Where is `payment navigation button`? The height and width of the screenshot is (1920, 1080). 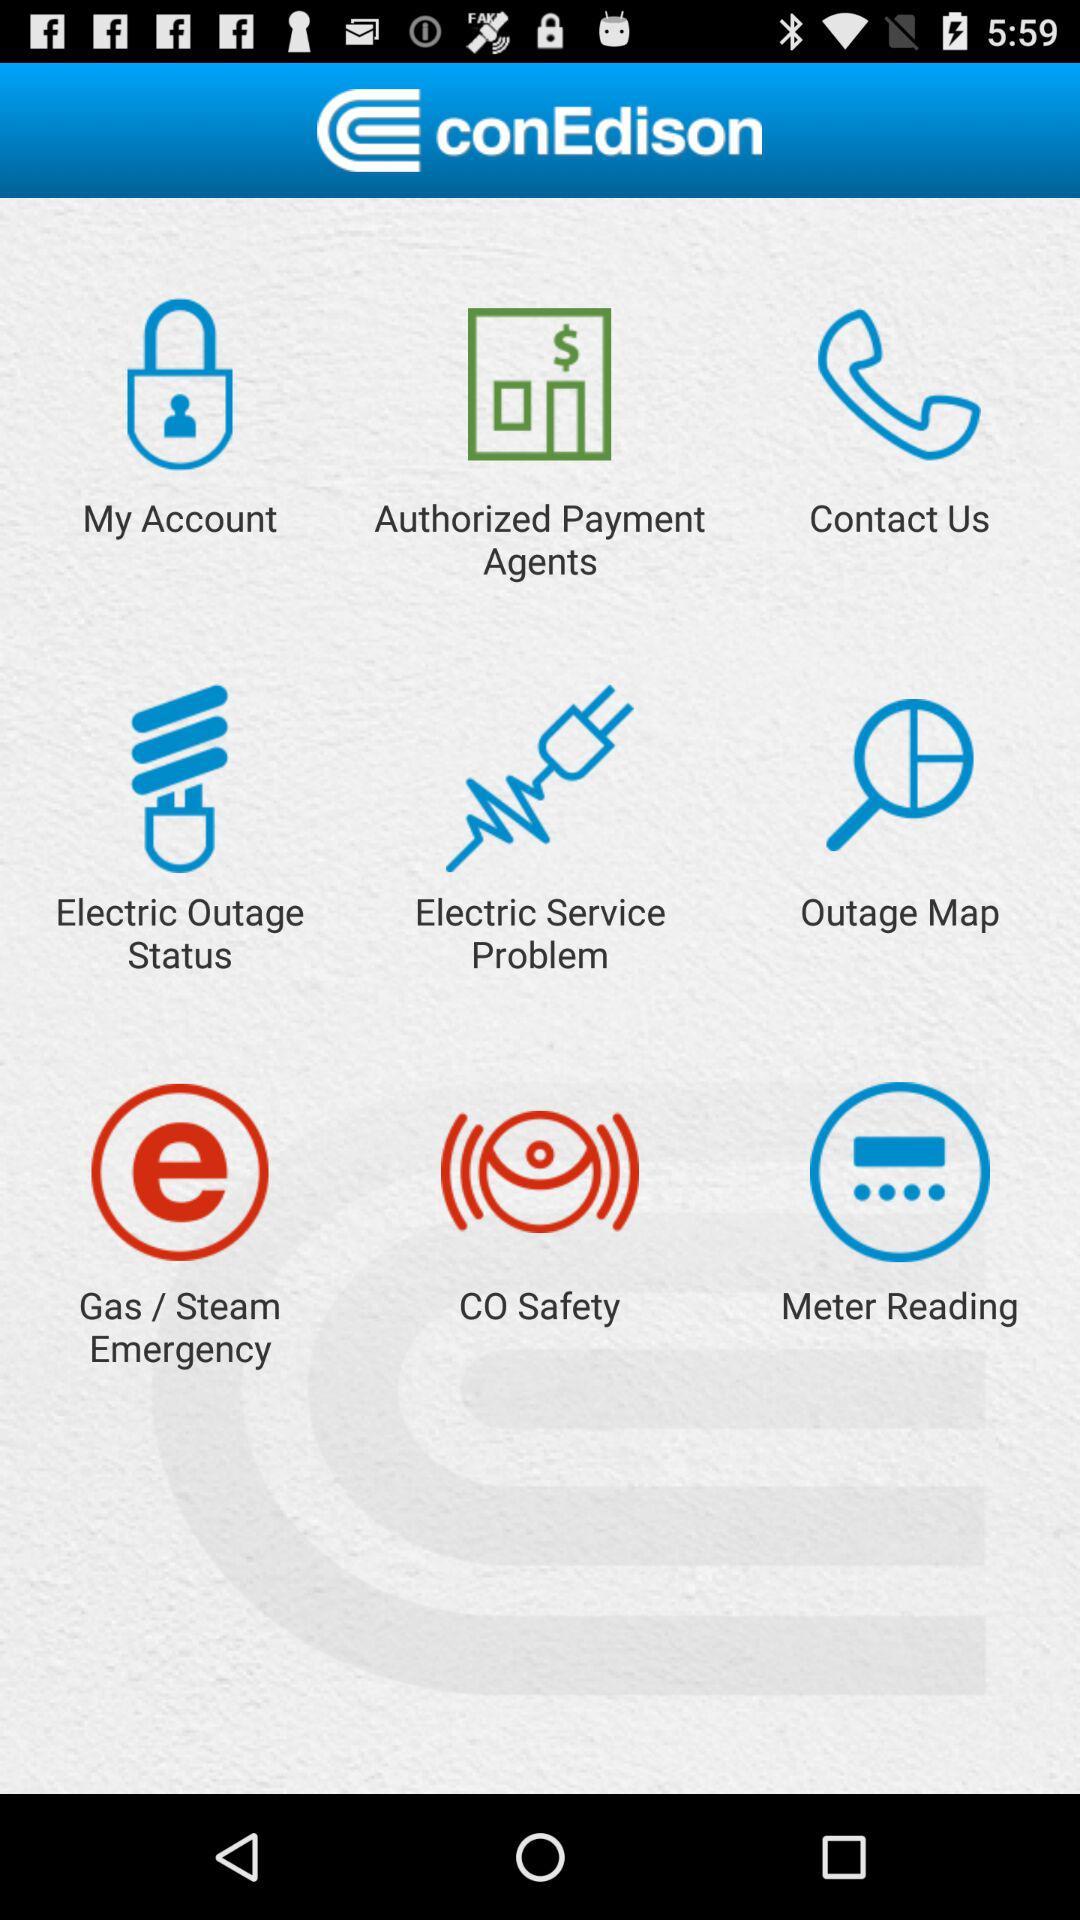 payment navigation button is located at coordinates (538, 384).